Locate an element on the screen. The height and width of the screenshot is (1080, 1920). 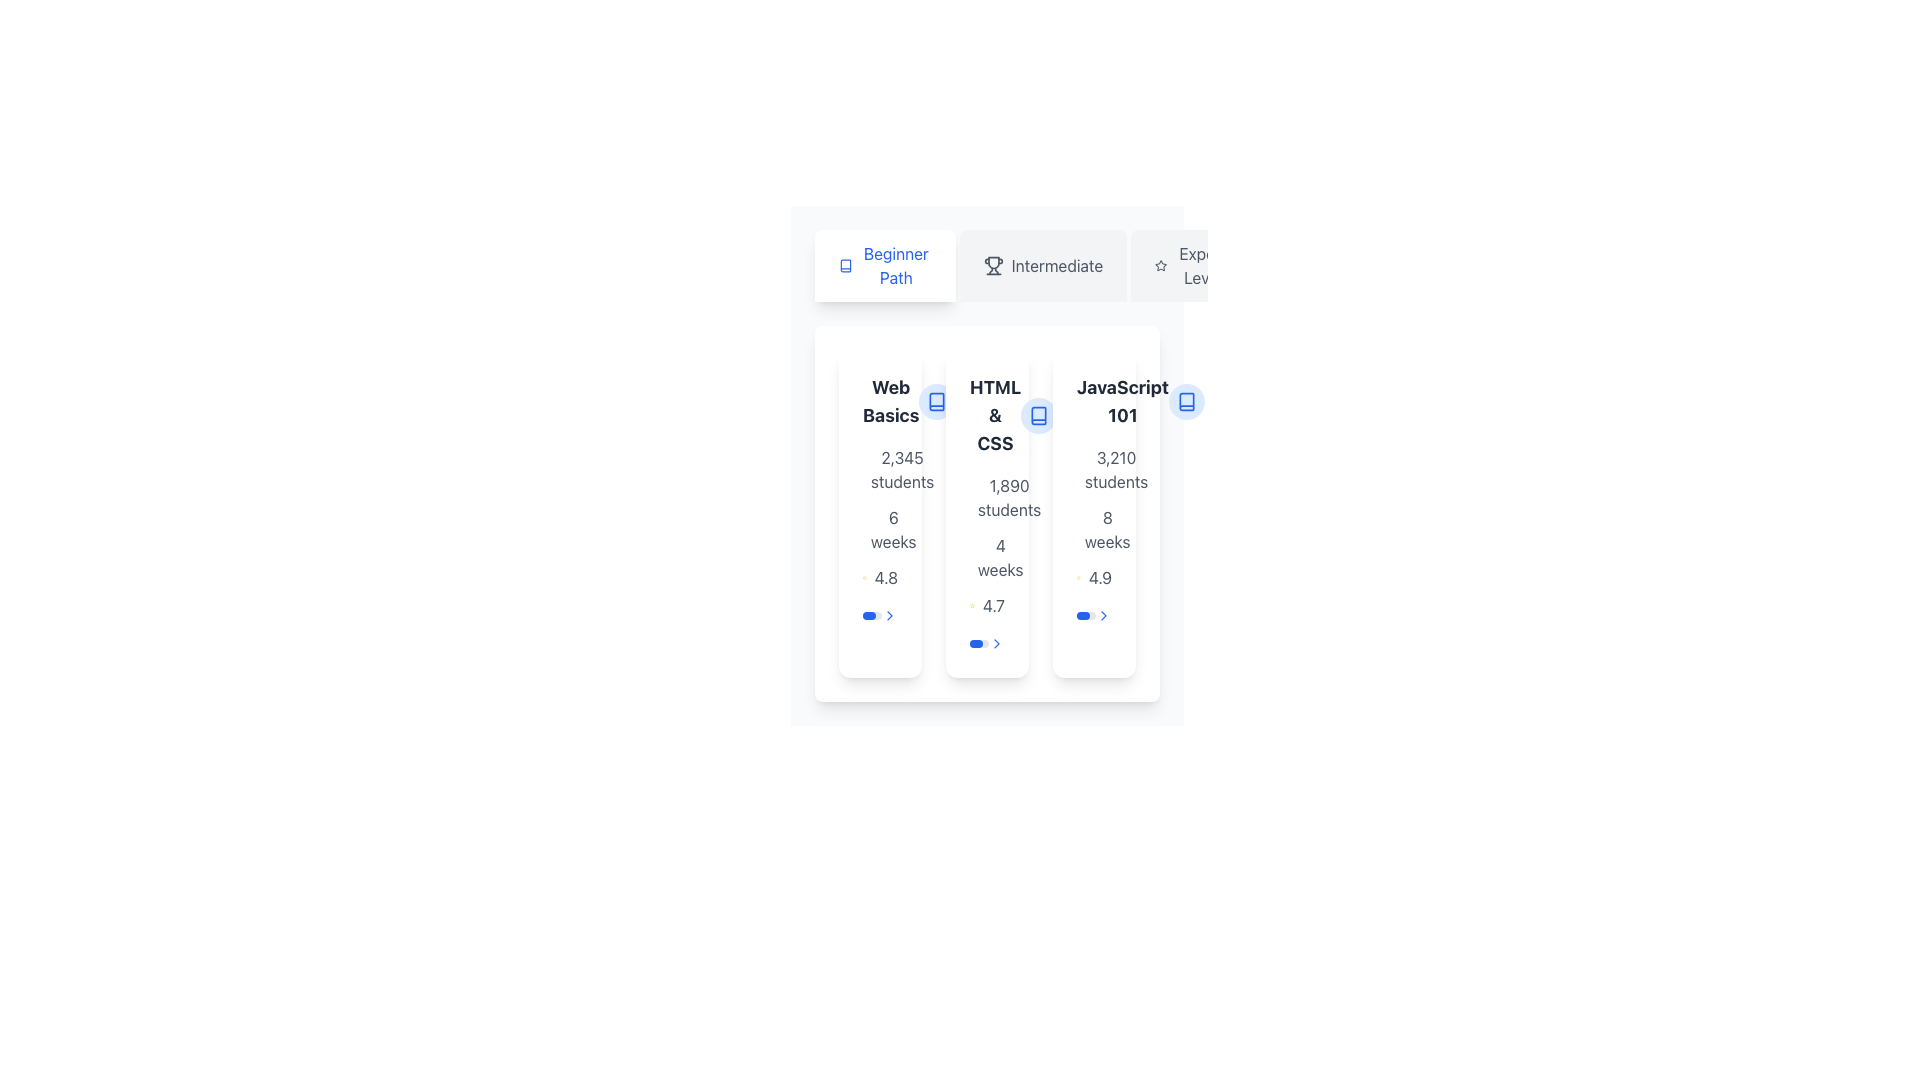
the star icon indicating a rating system located to the left of the text '4.9' in the 'JavaScript 101' card is located at coordinates (1077, 578).